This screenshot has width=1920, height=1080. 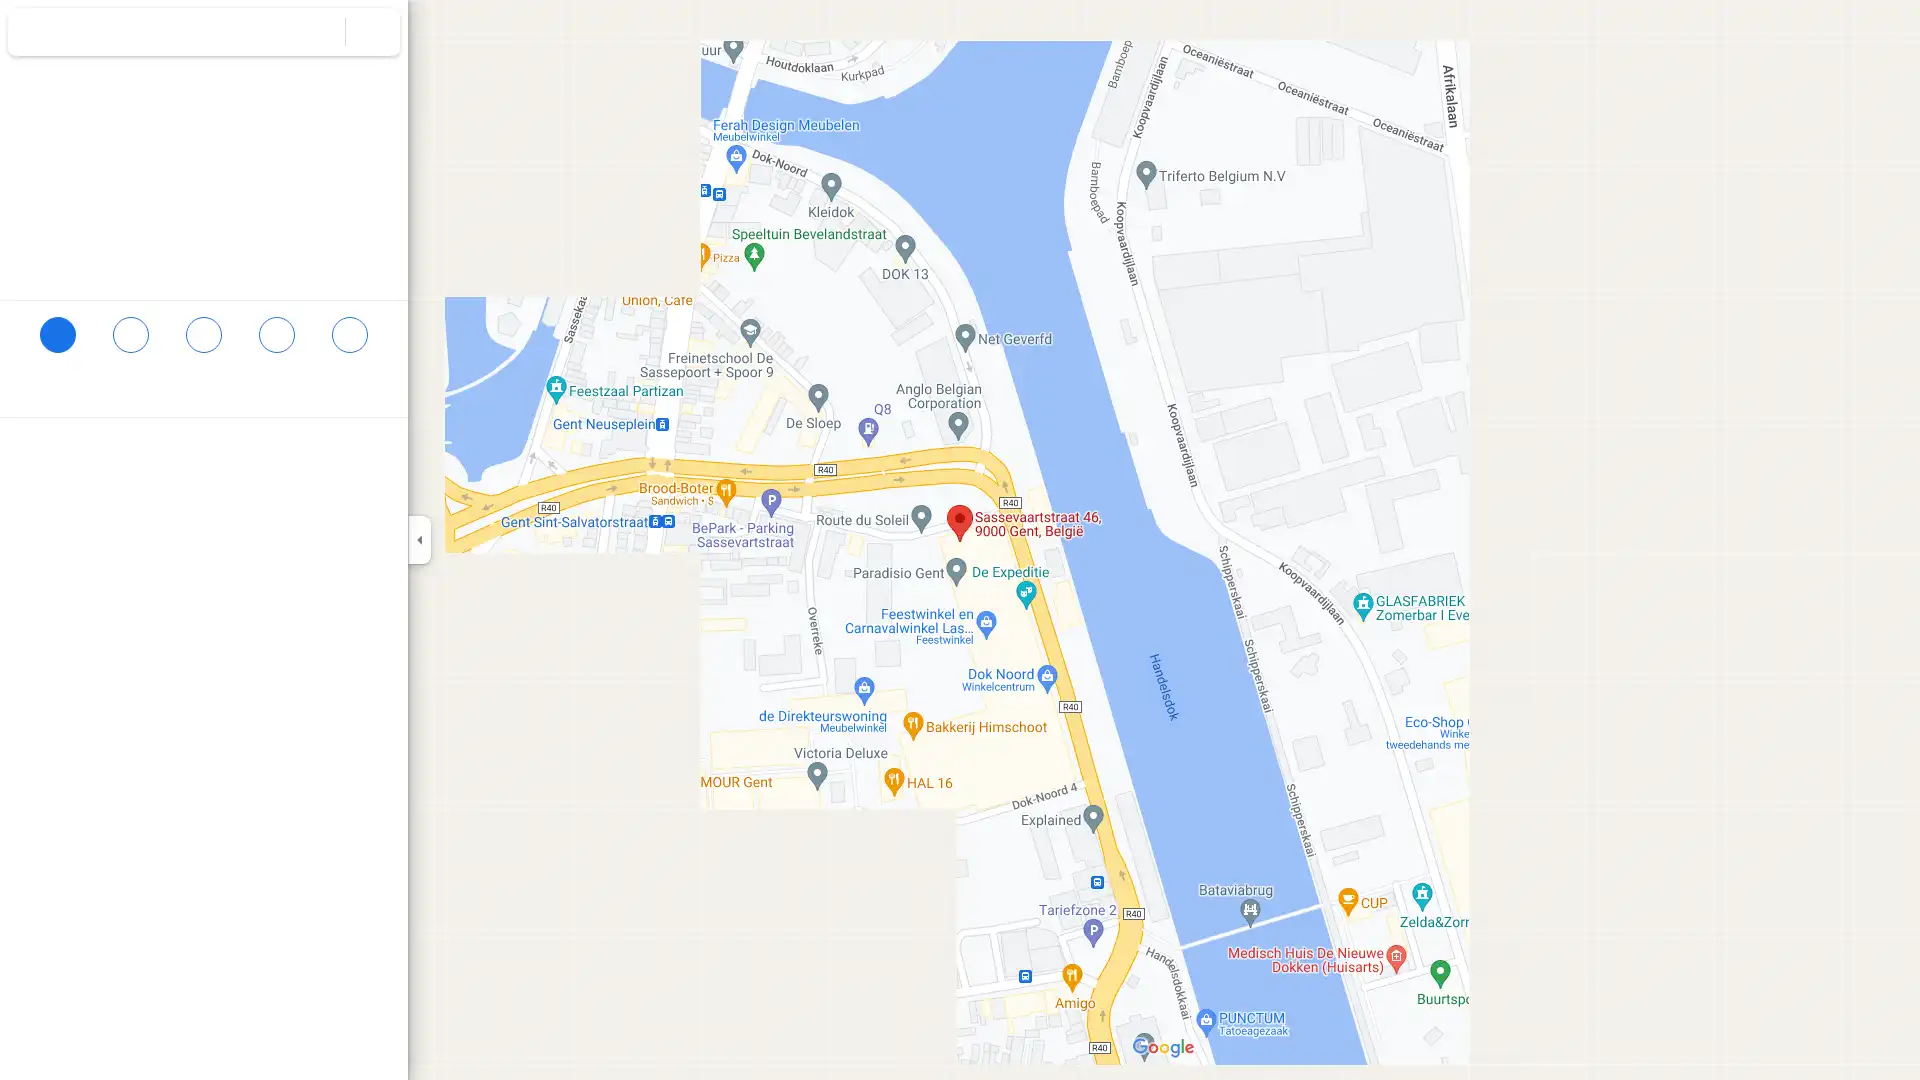 I want to click on Sassevaartstraat 46 opslaan in je lijsten, so click(x=129, y=342).